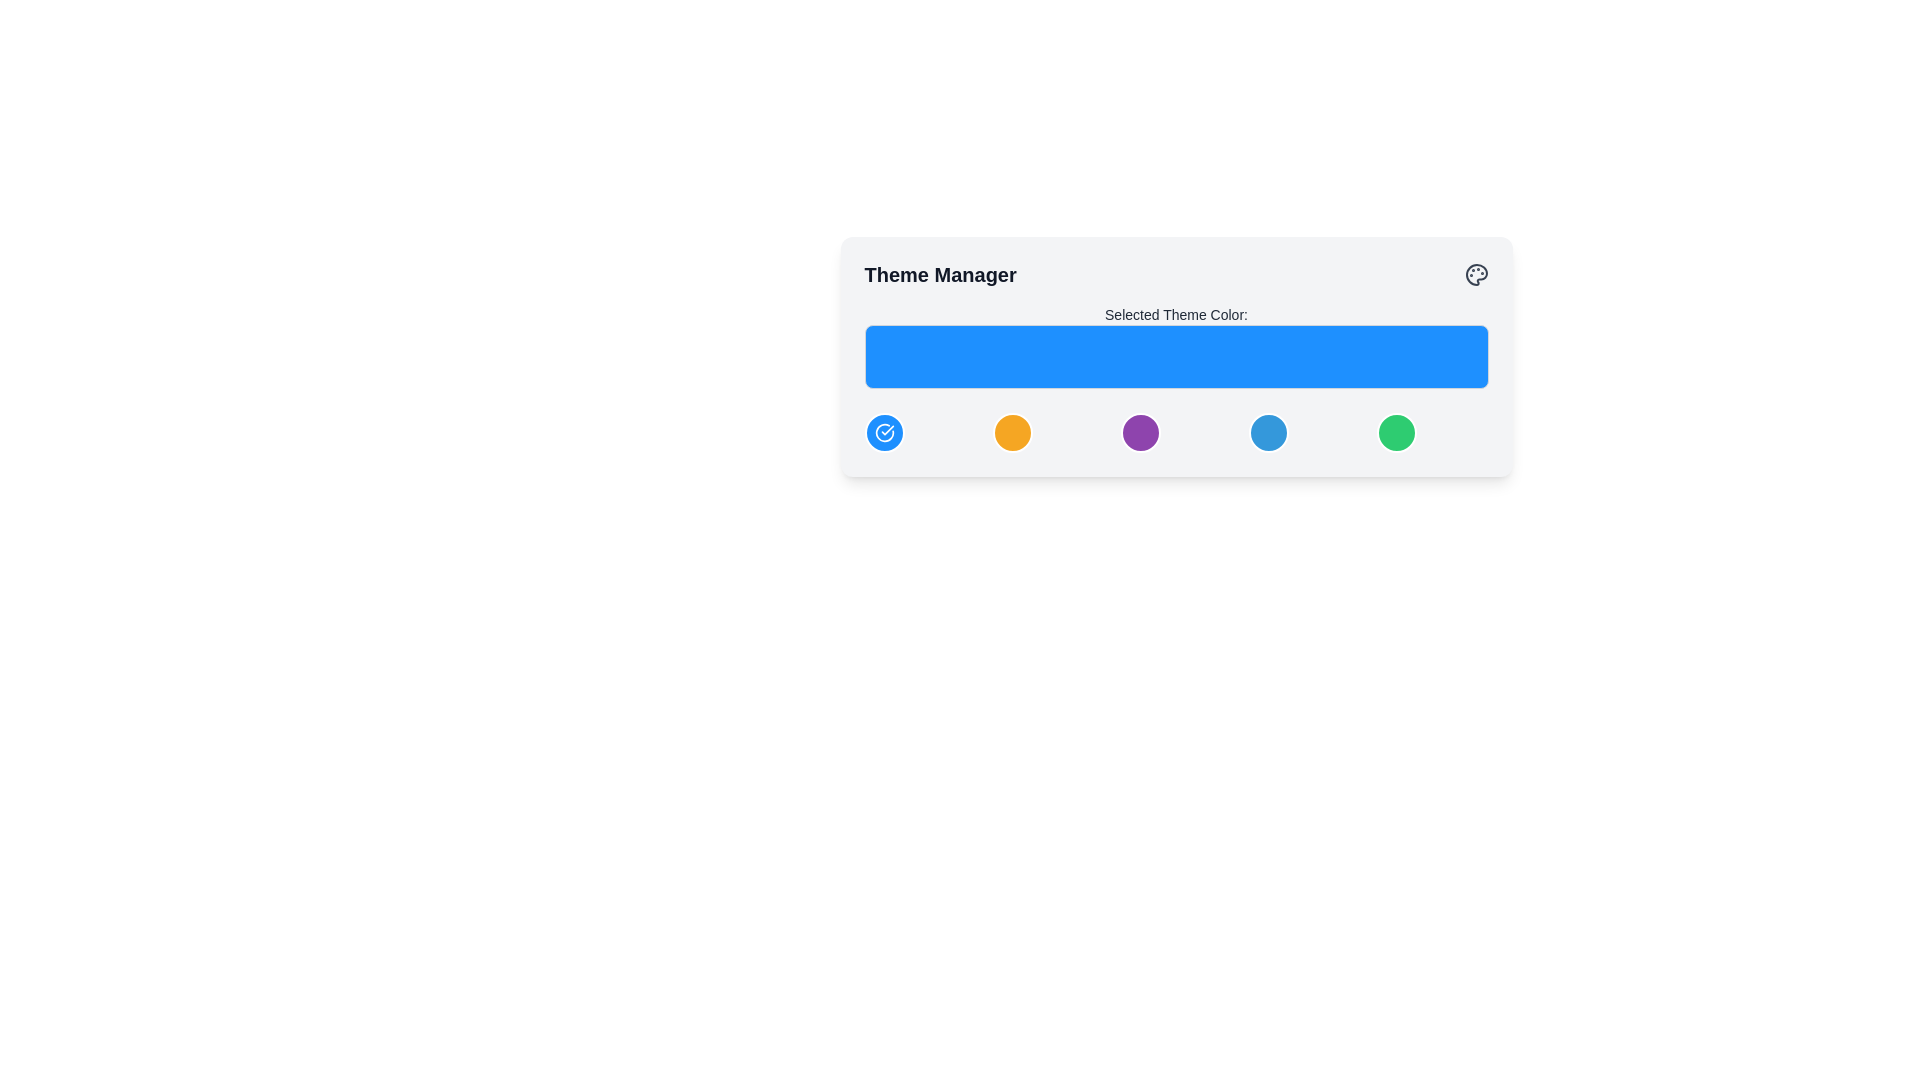 The width and height of the screenshot is (1920, 1080). I want to click on the Display box with a blue background labeled 'Selected Theme Color:' within the 'Theme Manager' card, so click(1176, 346).